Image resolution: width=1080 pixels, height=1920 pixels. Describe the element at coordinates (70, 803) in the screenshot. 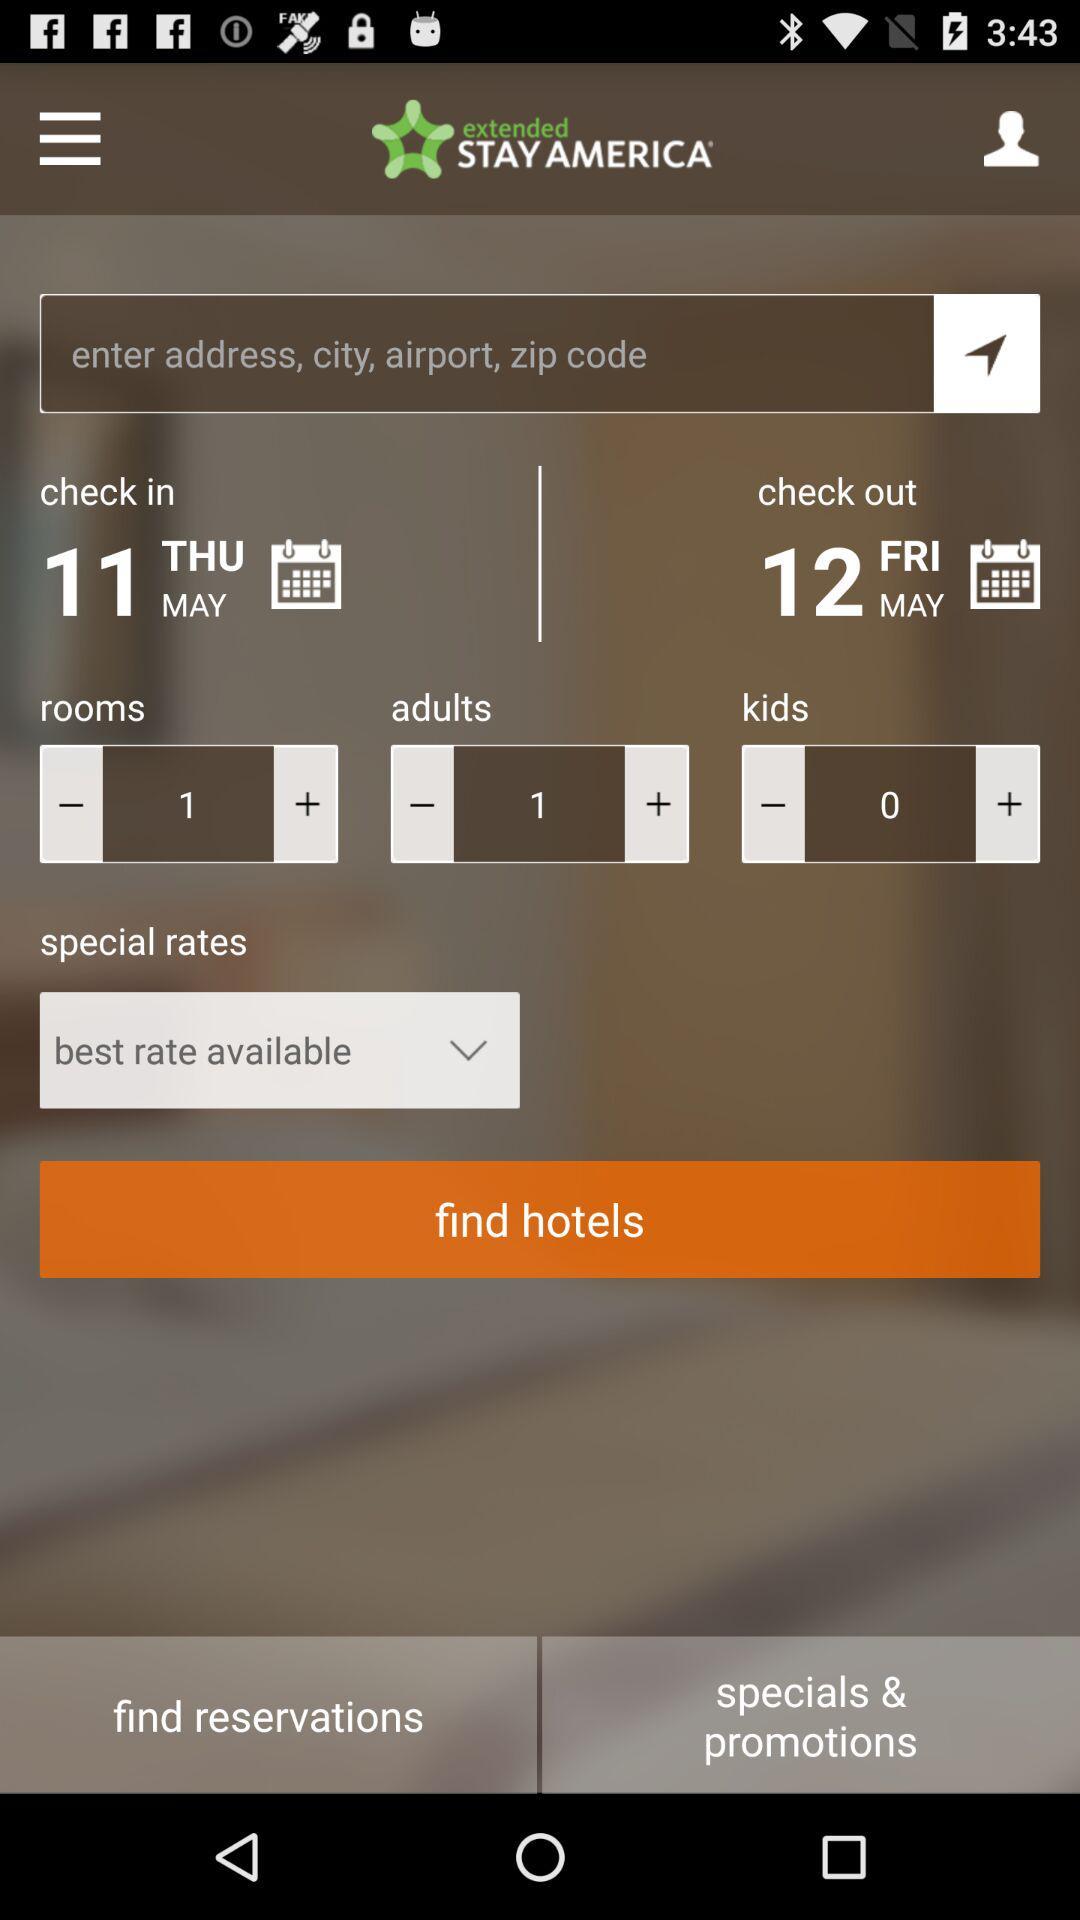

I see `decrease amount of rooms` at that location.